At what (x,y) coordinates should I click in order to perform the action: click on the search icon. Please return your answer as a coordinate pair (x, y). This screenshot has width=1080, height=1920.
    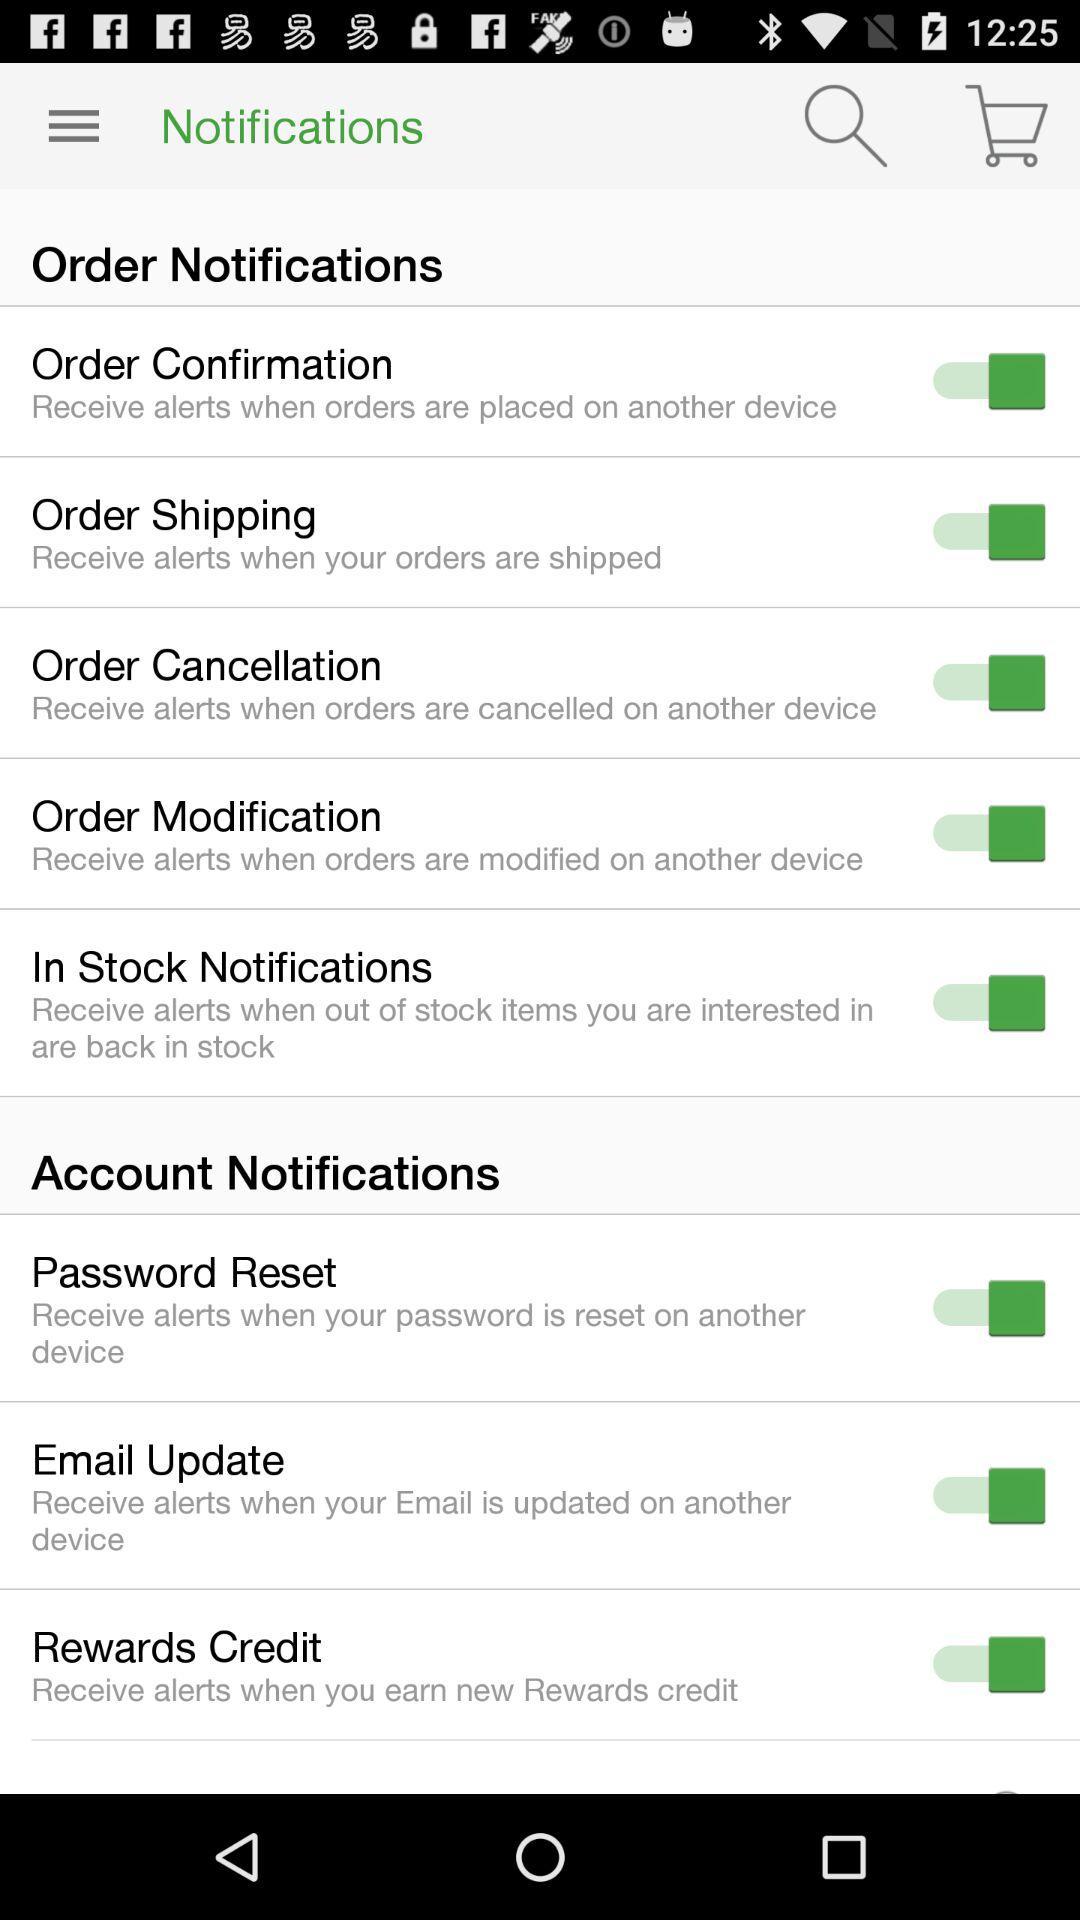
    Looking at the image, I should click on (845, 133).